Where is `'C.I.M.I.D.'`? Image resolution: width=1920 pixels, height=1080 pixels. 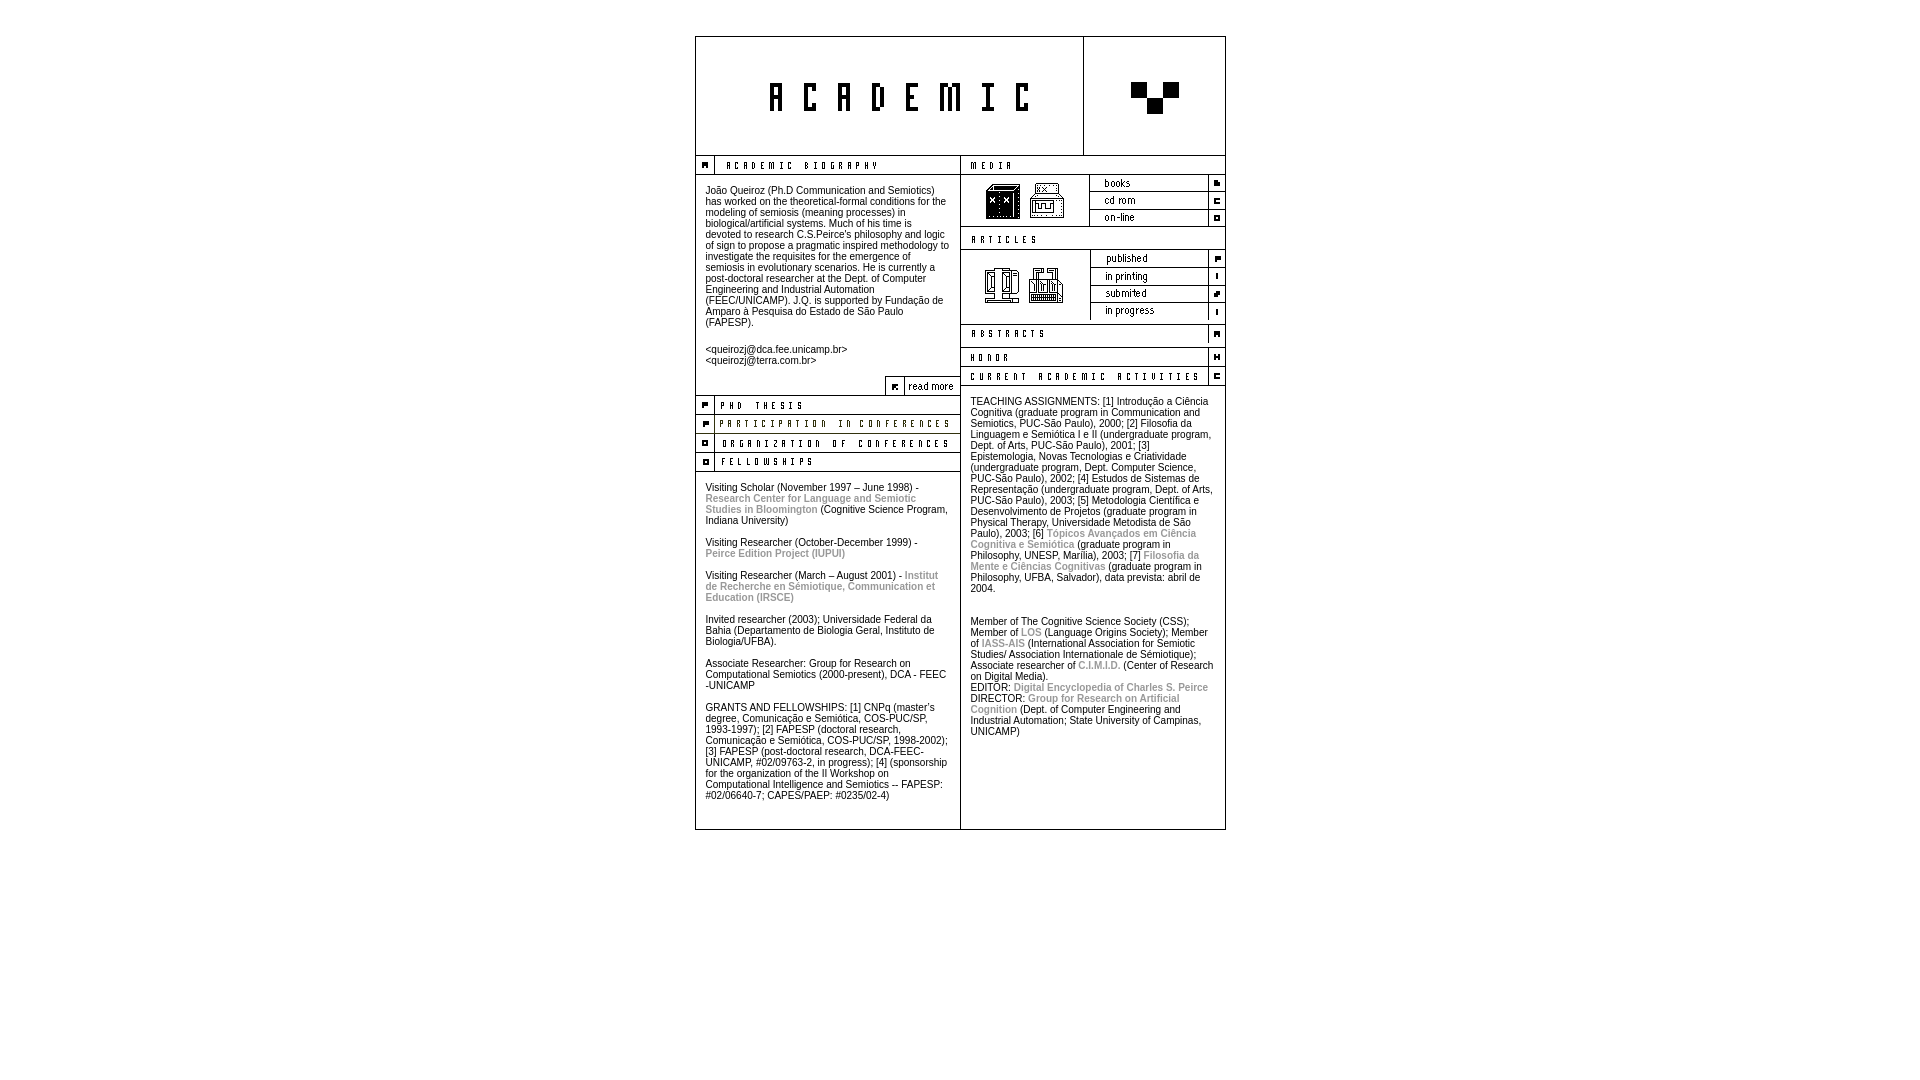
'C.I.M.I.D.' is located at coordinates (1098, 665).